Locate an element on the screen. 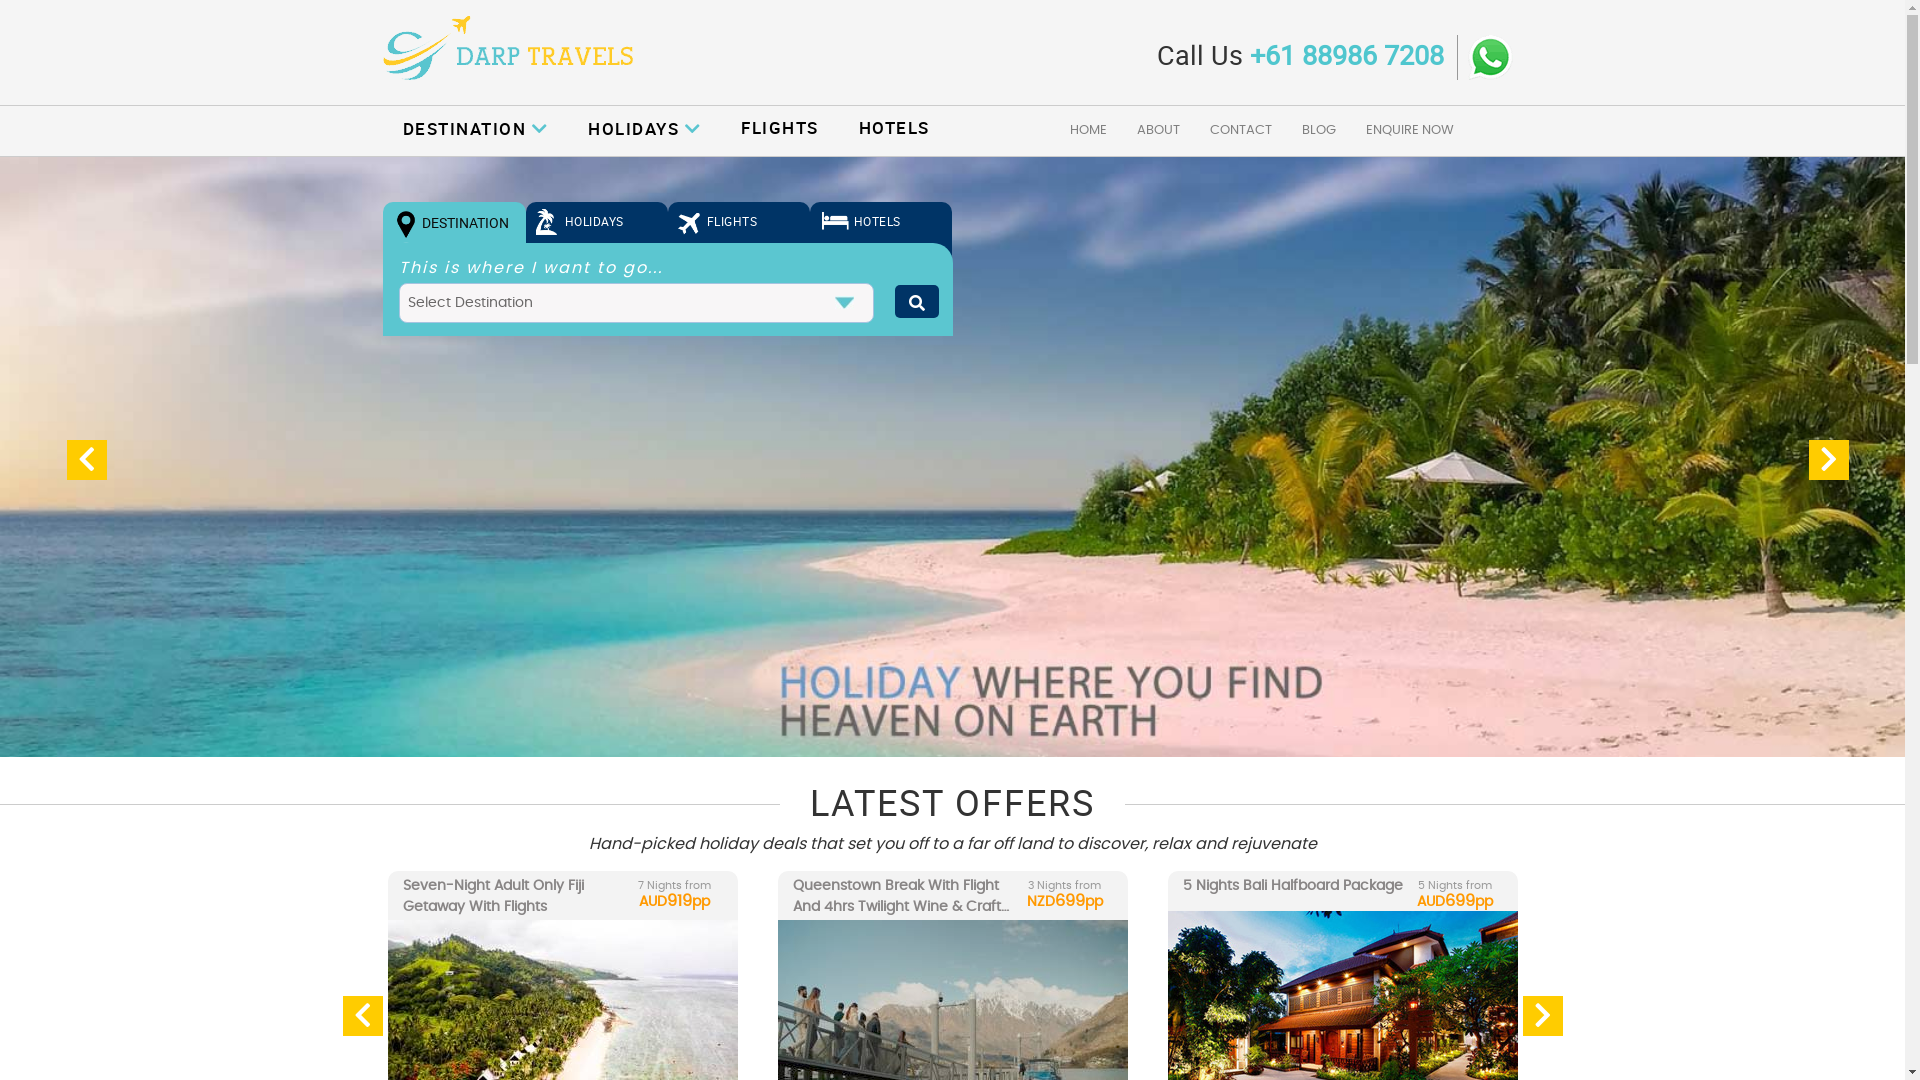 The image size is (1920, 1080). 'ENQUIRE NOW' is located at coordinates (1350, 131).